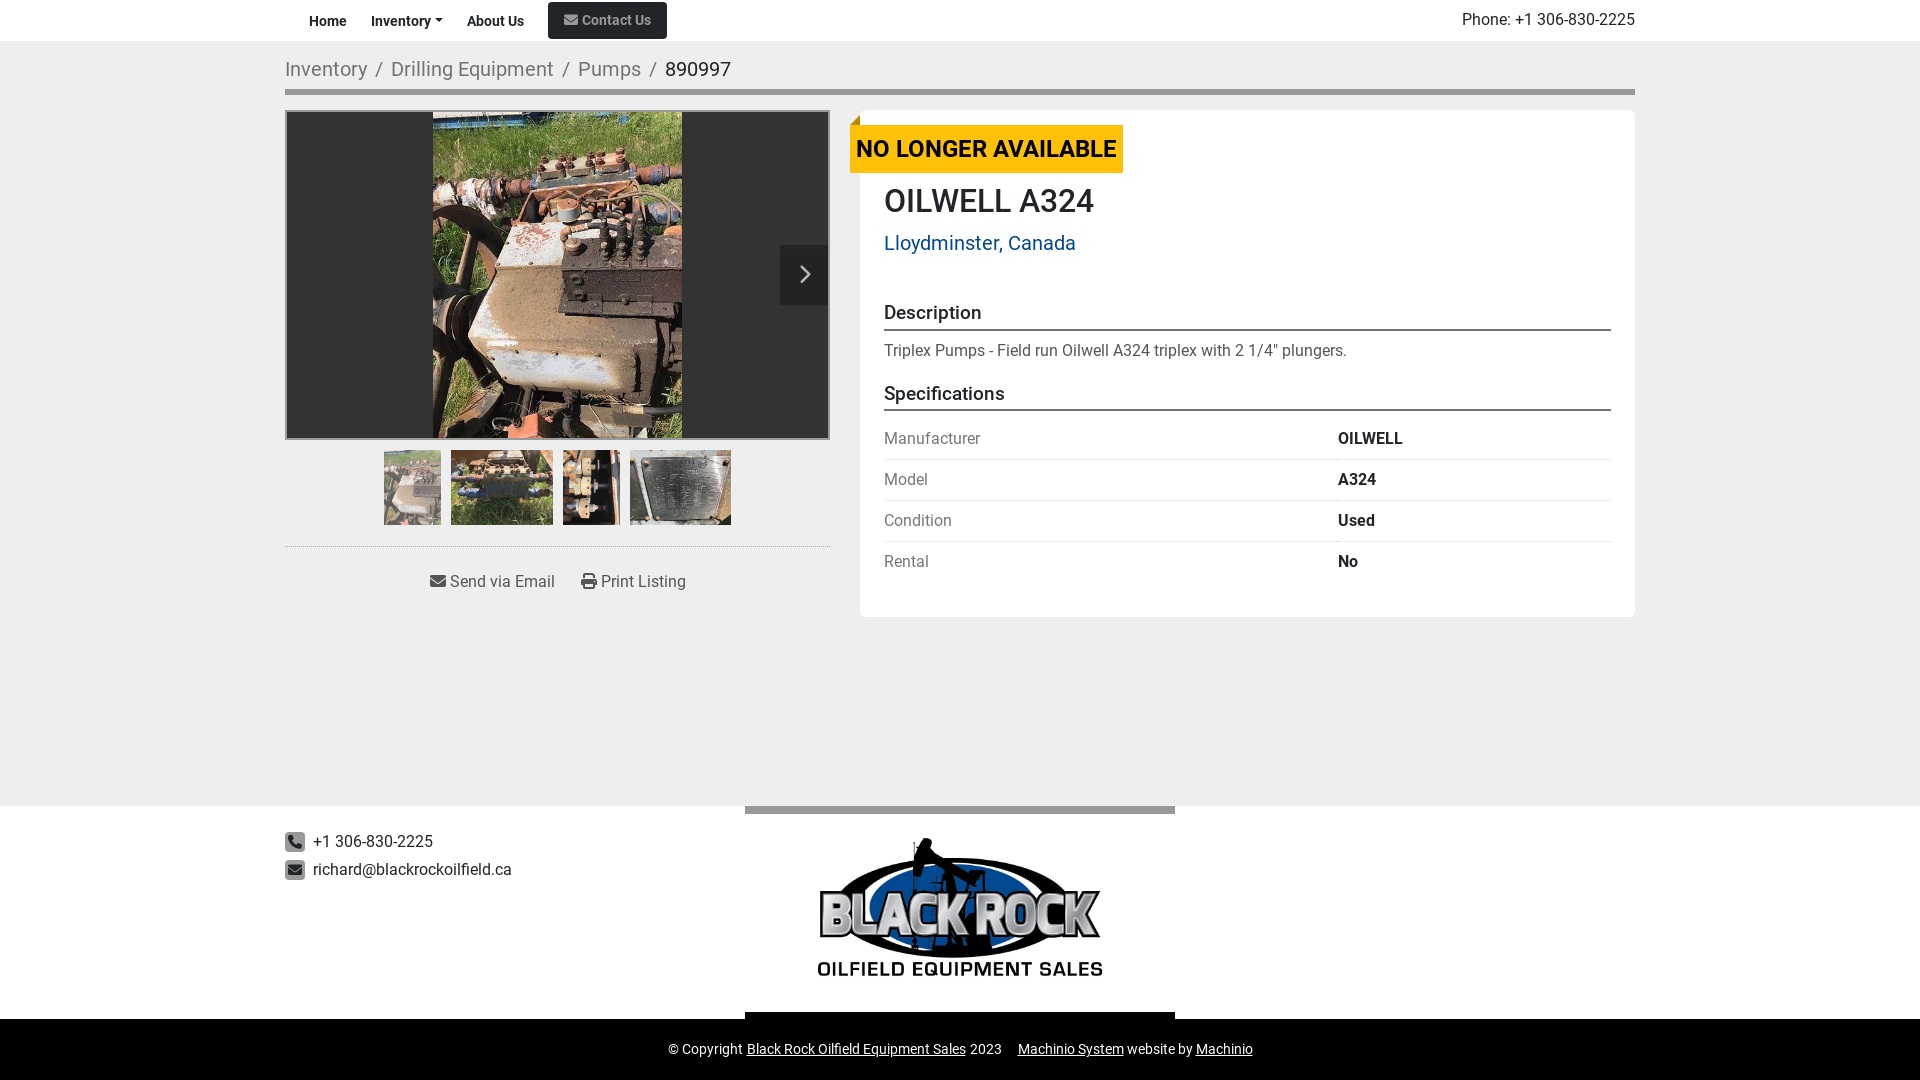  Describe the element at coordinates (606, 20) in the screenshot. I see `'Contact Us'` at that location.